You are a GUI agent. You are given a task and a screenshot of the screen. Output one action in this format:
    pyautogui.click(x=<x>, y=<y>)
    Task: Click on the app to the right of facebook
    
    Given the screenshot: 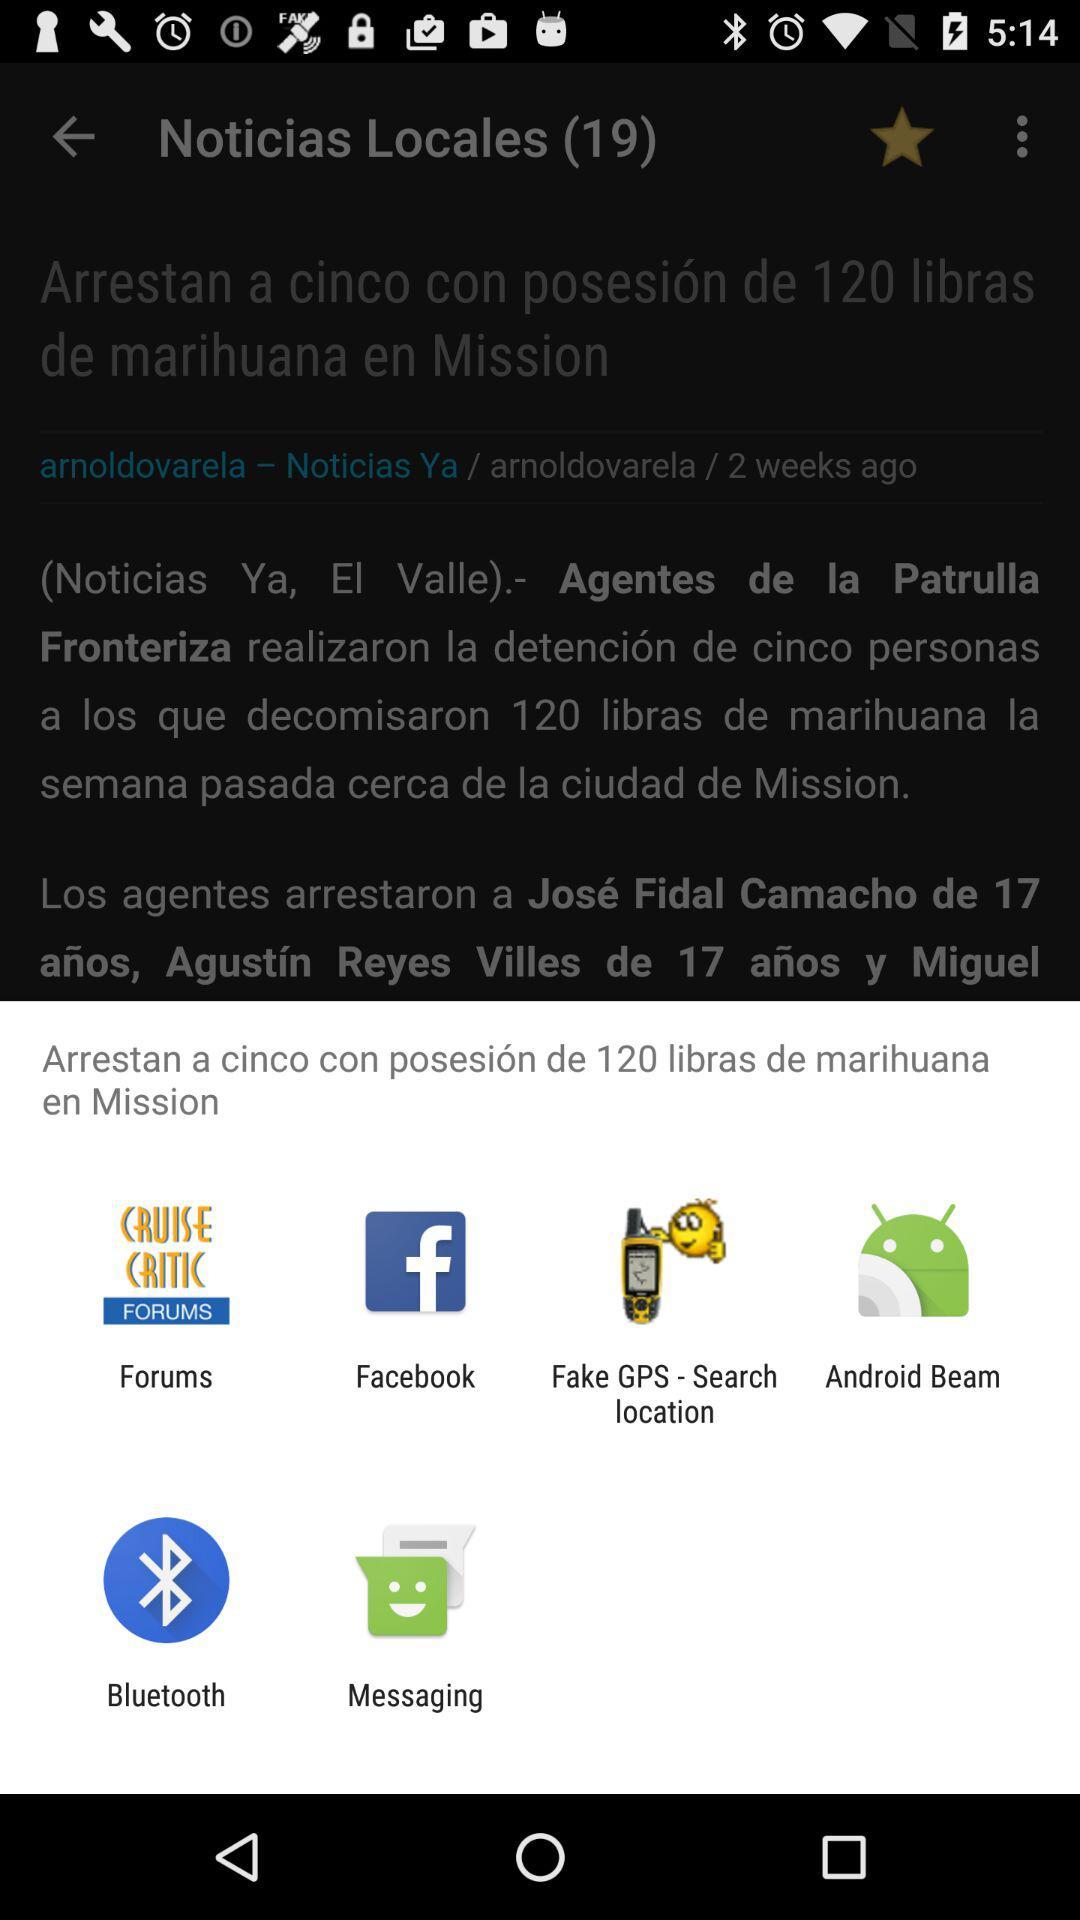 What is the action you would take?
    pyautogui.click(x=664, y=1392)
    